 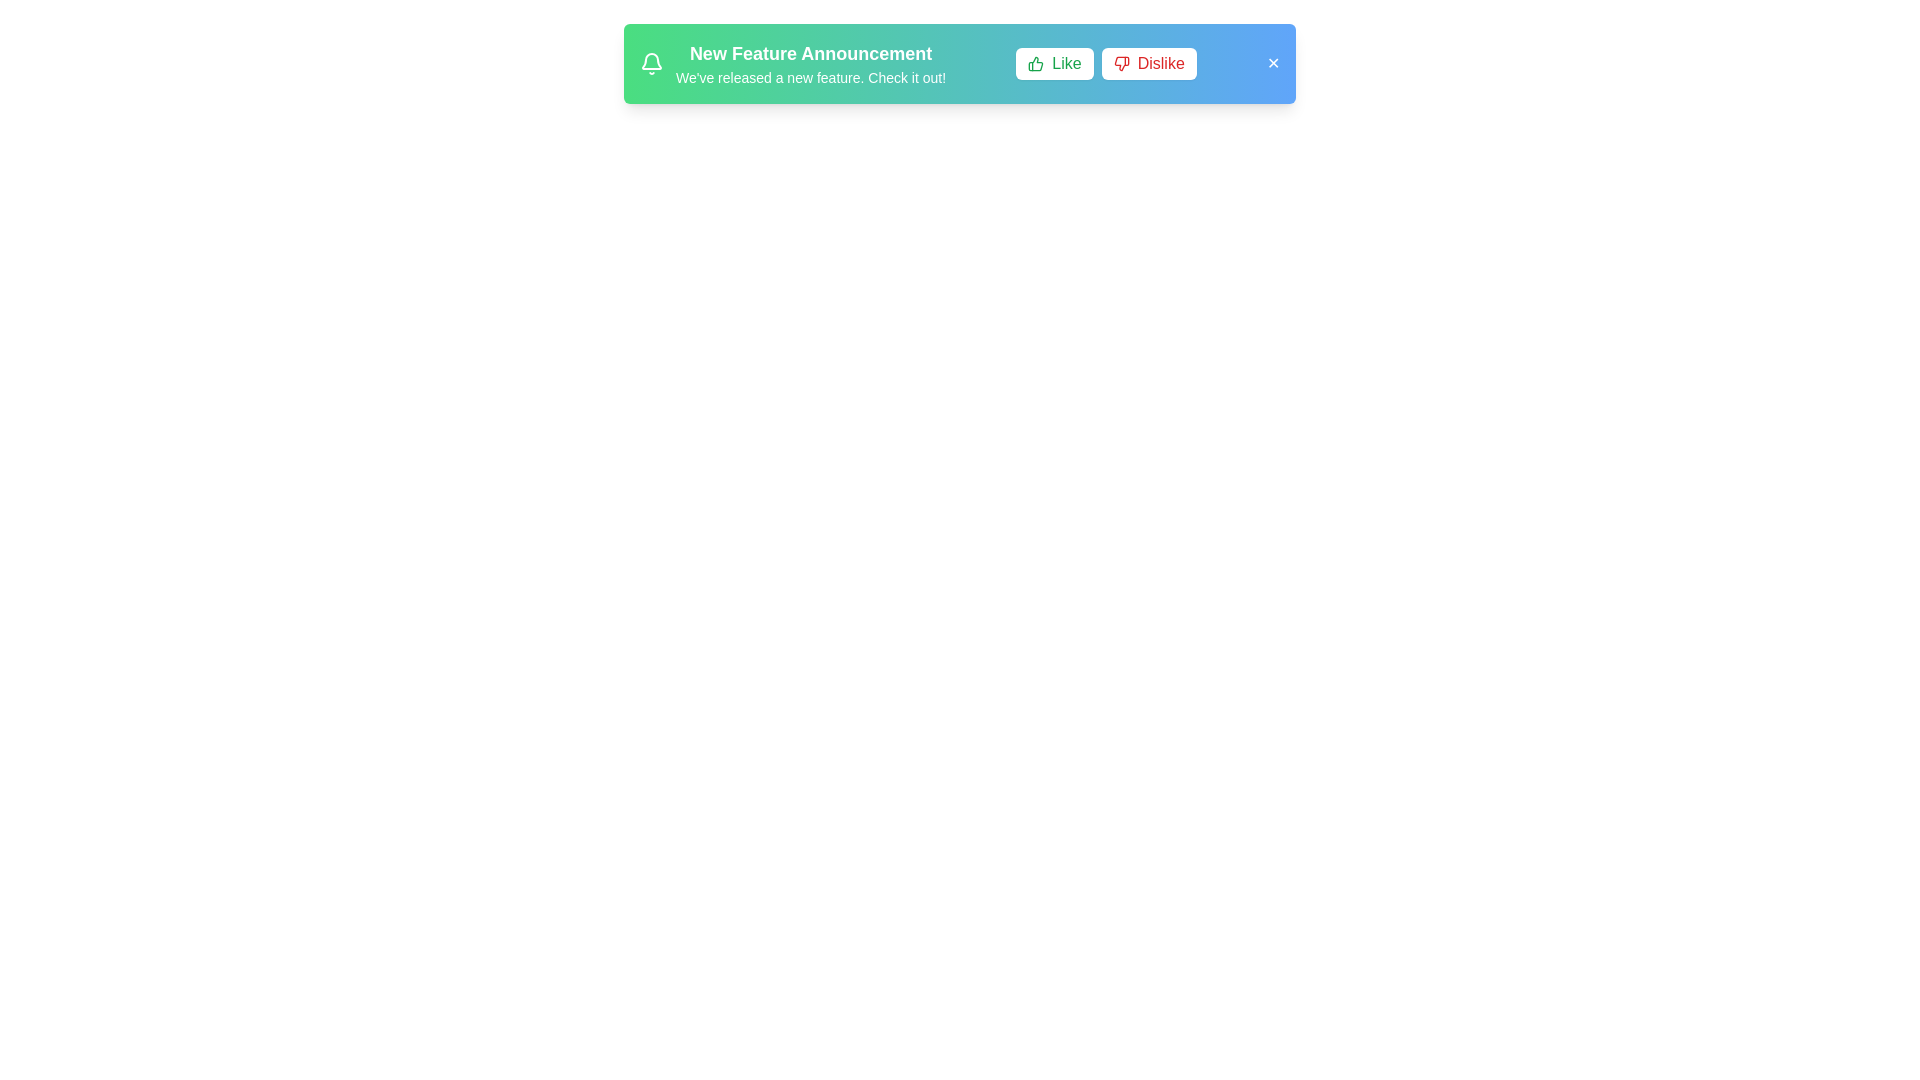 What do you see at coordinates (960, 63) in the screenshot?
I see `the notification bar to inspect its details` at bounding box center [960, 63].